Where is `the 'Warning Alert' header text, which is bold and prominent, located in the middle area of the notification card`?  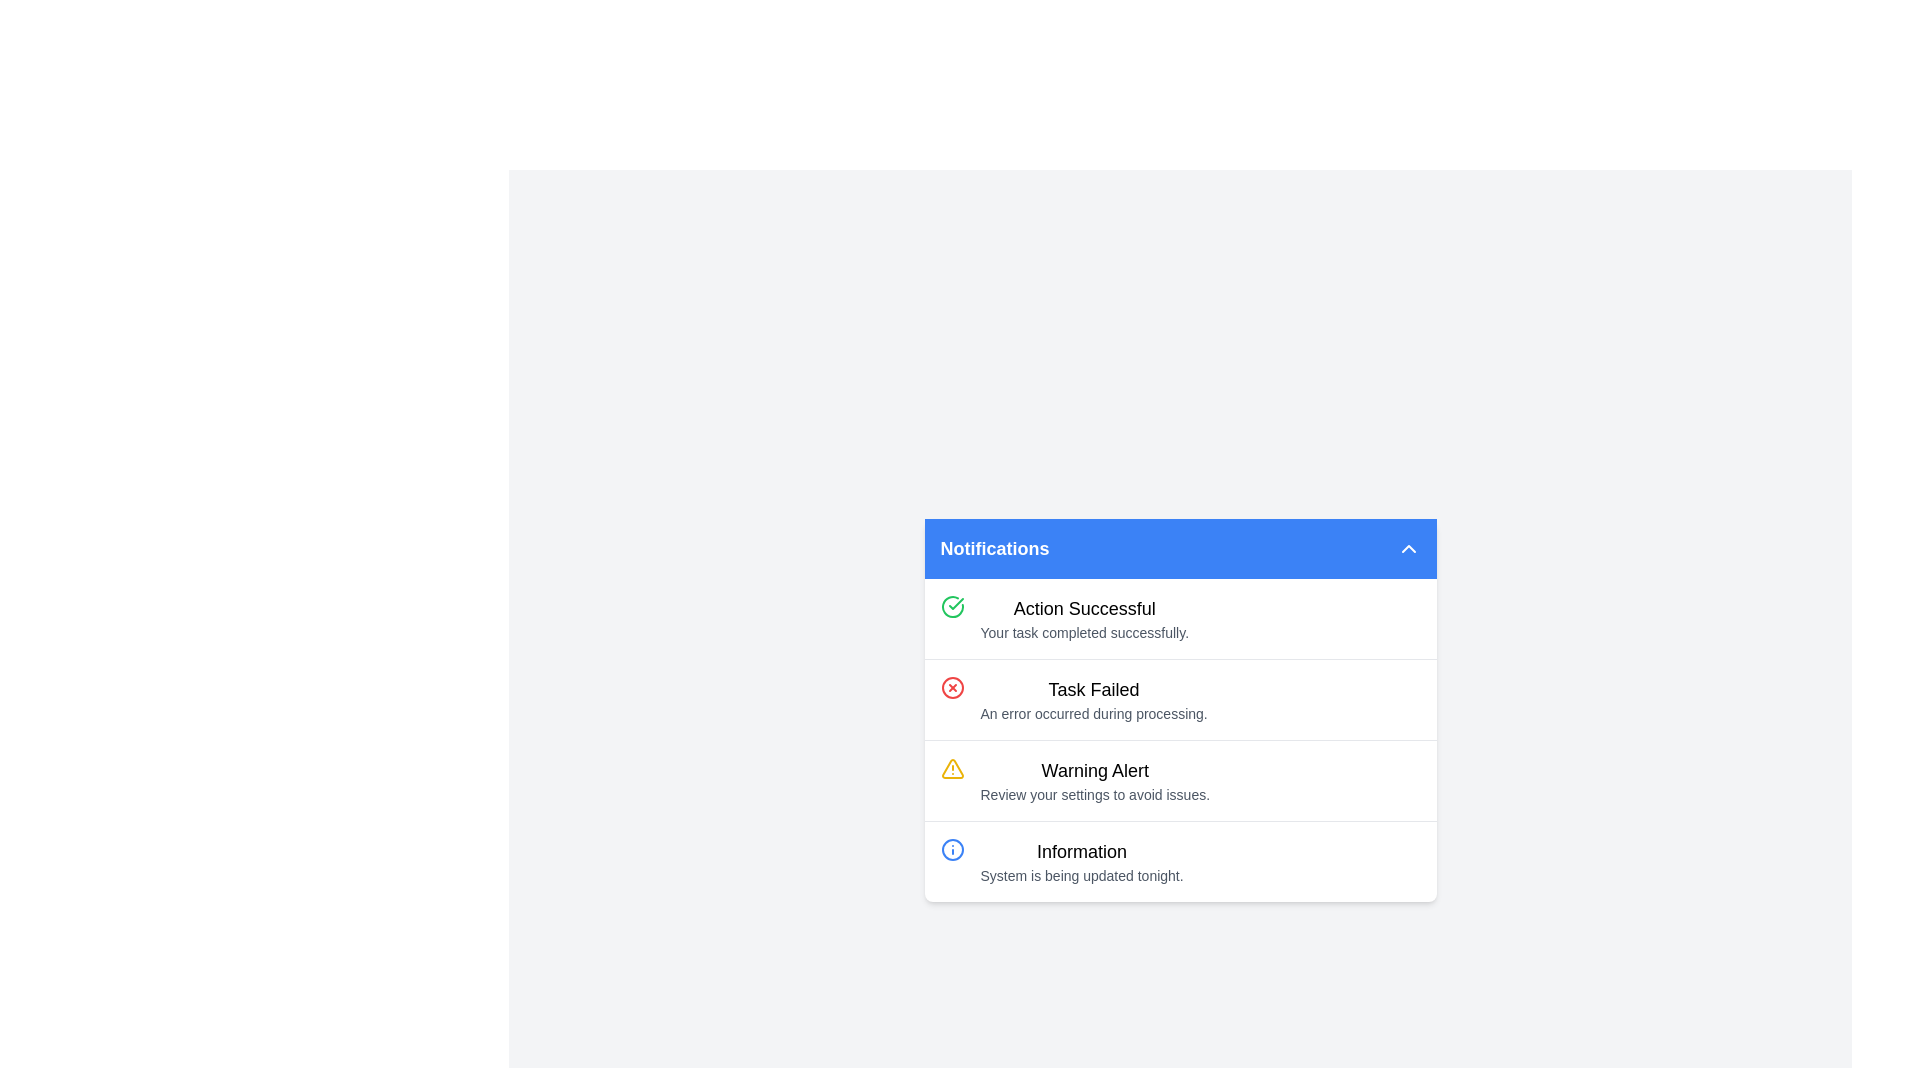 the 'Warning Alert' header text, which is bold and prominent, located in the middle area of the notification card is located at coordinates (1094, 769).